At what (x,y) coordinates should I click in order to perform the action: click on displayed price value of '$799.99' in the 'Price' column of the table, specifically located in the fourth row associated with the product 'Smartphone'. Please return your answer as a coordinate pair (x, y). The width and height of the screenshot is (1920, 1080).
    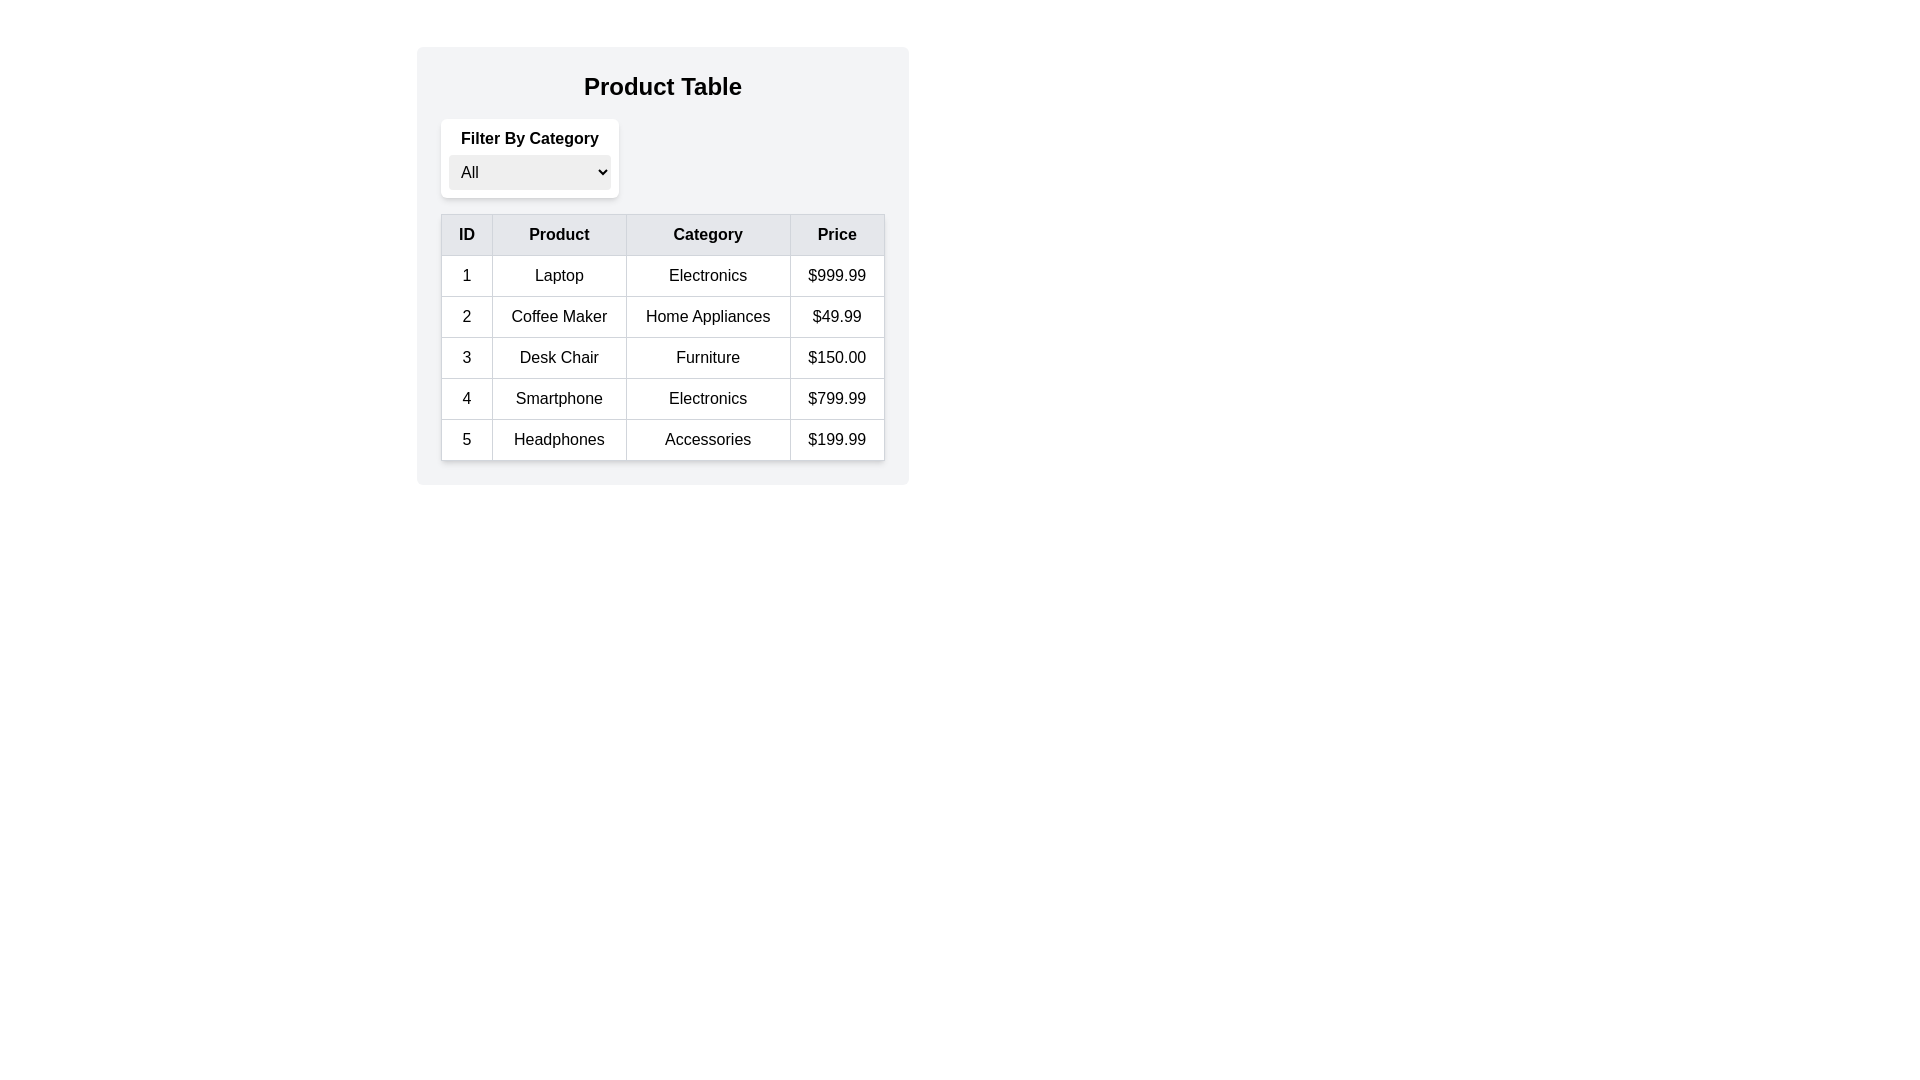
    Looking at the image, I should click on (837, 398).